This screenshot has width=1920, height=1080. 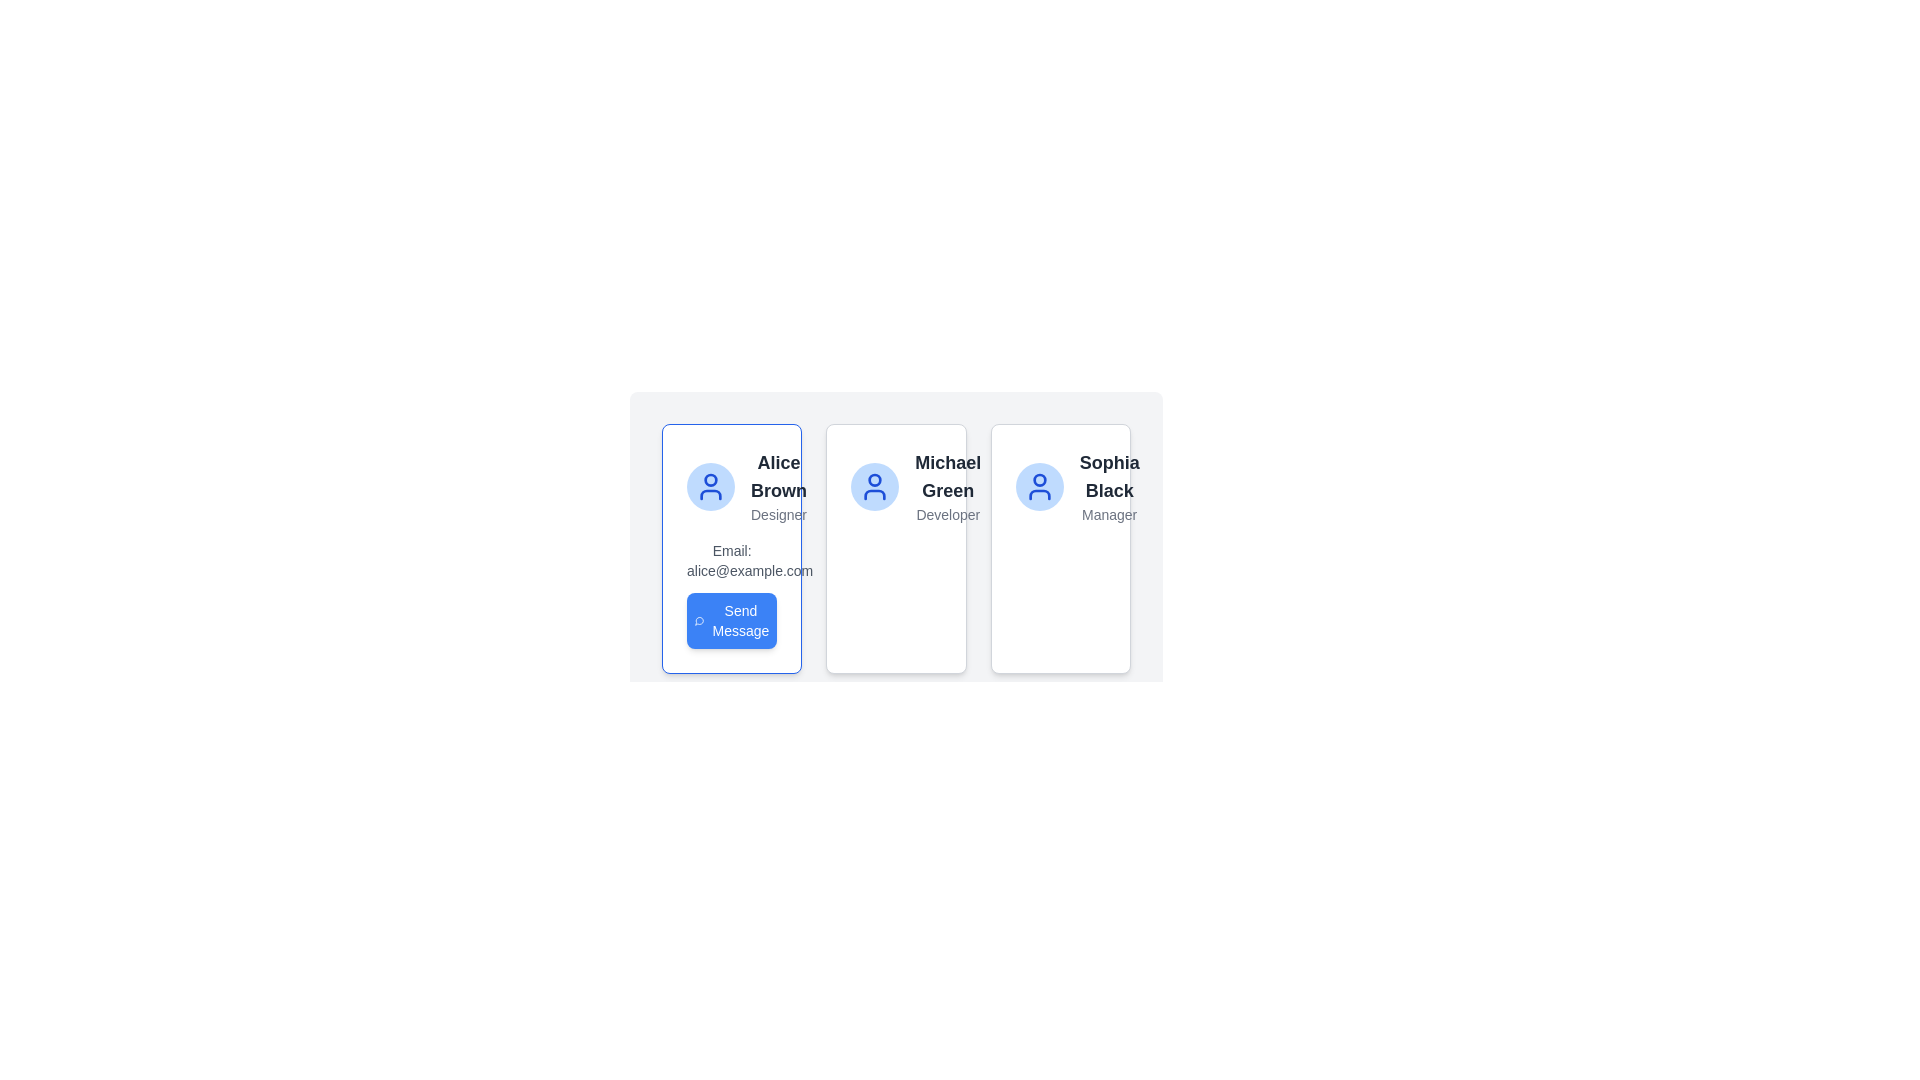 I want to click on the text label displaying 'Alice Brown' and 'Designer' located in the top section of the leftmost card, aligned with the avatar icon above and the email text field below, so click(x=777, y=486).